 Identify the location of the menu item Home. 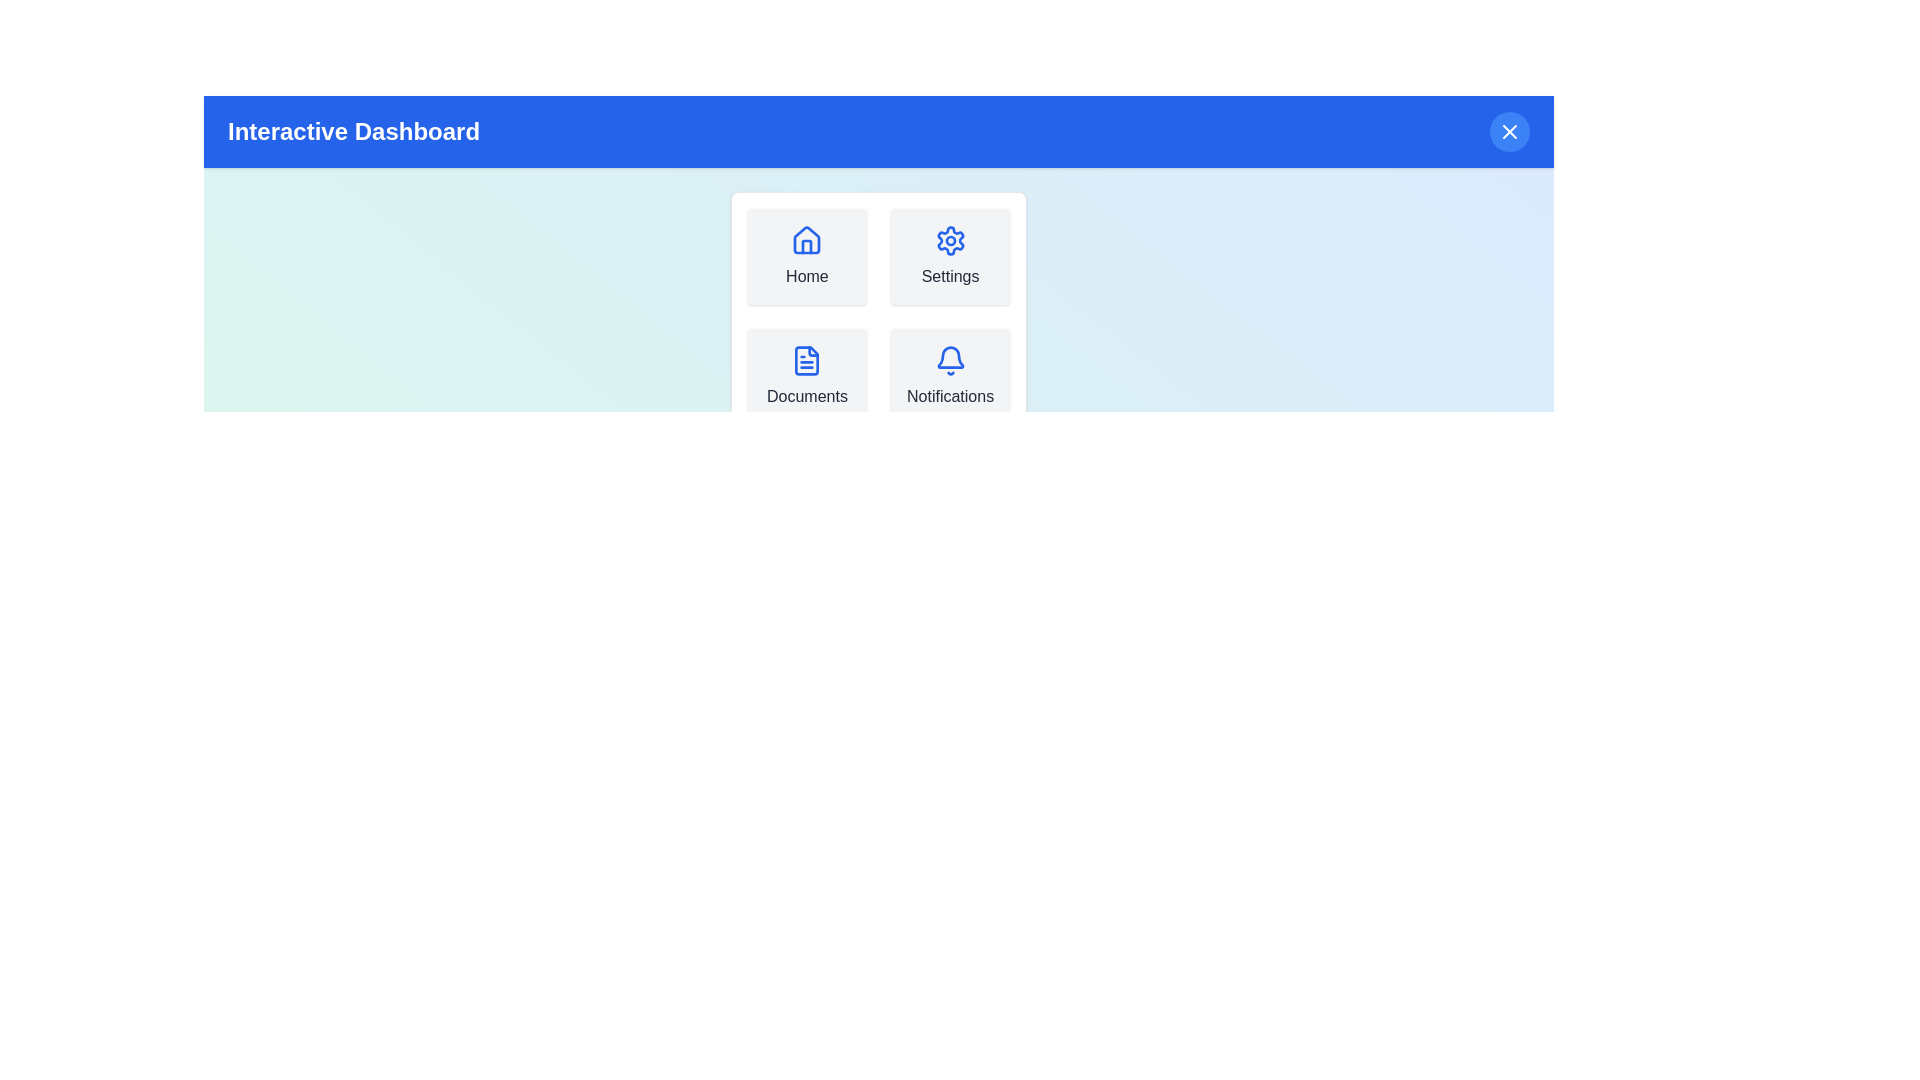
(806, 256).